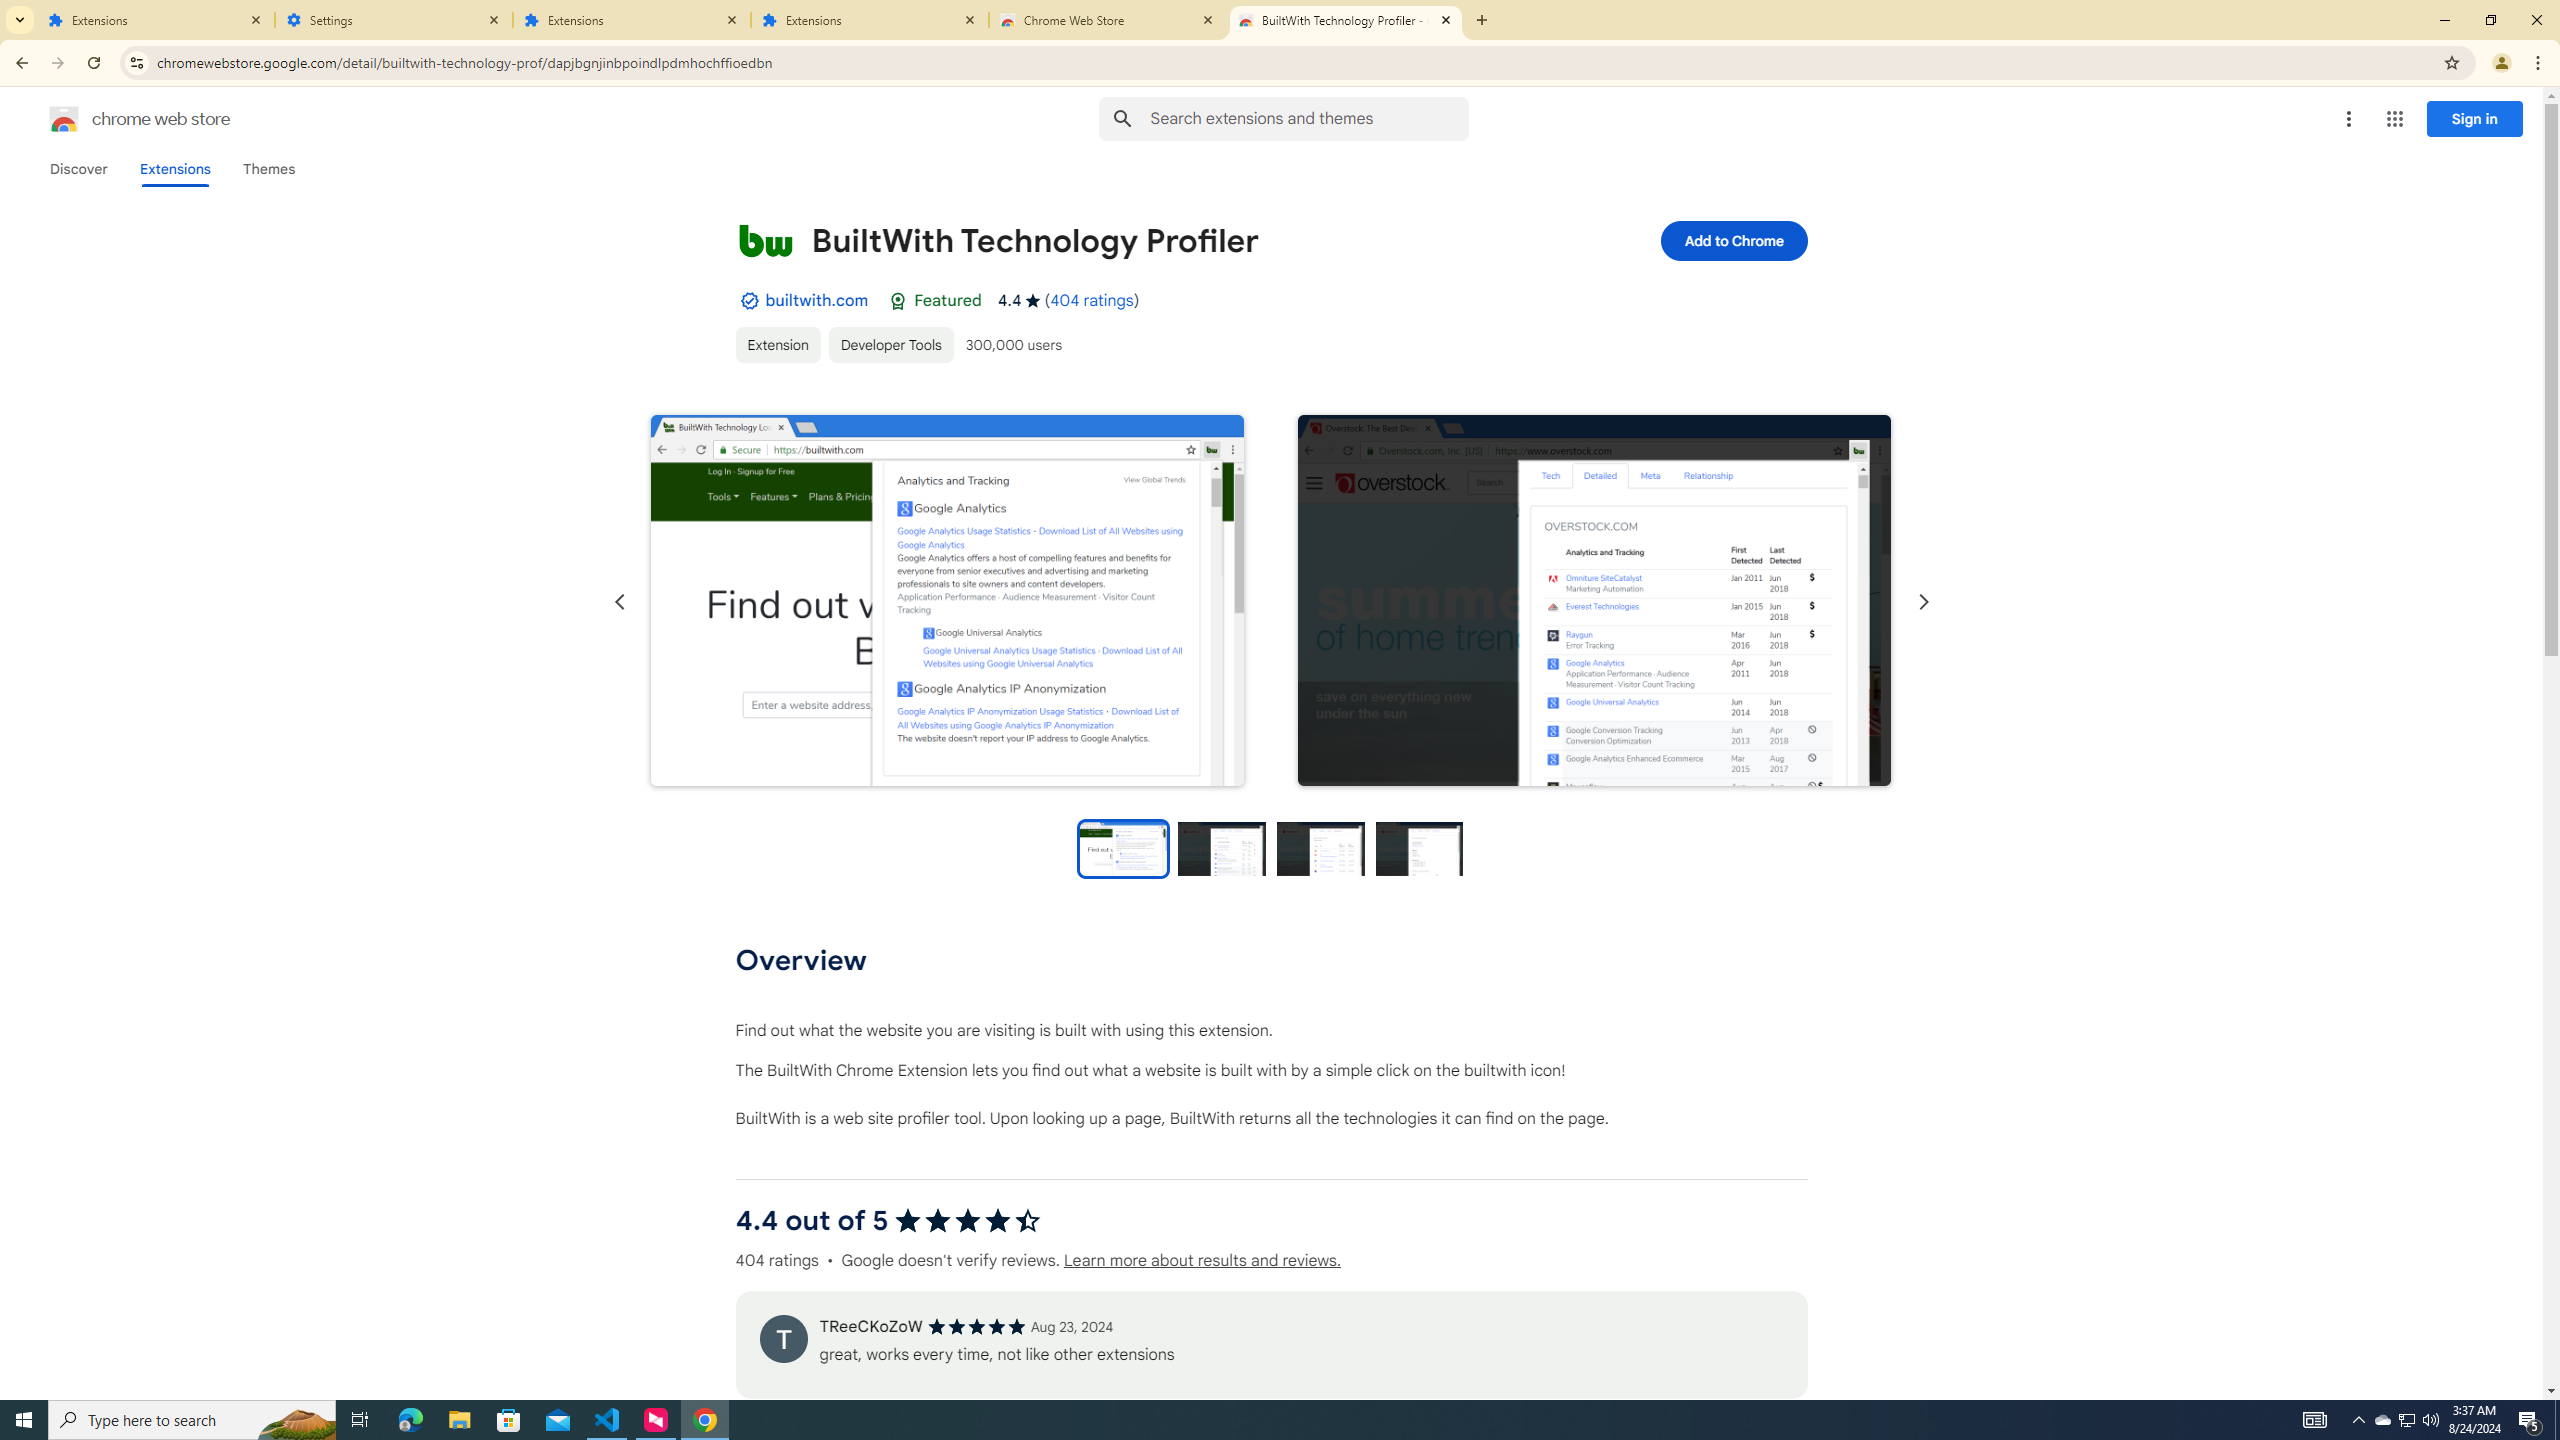 Image resolution: width=2560 pixels, height=1440 pixels. What do you see at coordinates (118, 118) in the screenshot?
I see `'Chrome Web Store logo chrome web store'` at bounding box center [118, 118].